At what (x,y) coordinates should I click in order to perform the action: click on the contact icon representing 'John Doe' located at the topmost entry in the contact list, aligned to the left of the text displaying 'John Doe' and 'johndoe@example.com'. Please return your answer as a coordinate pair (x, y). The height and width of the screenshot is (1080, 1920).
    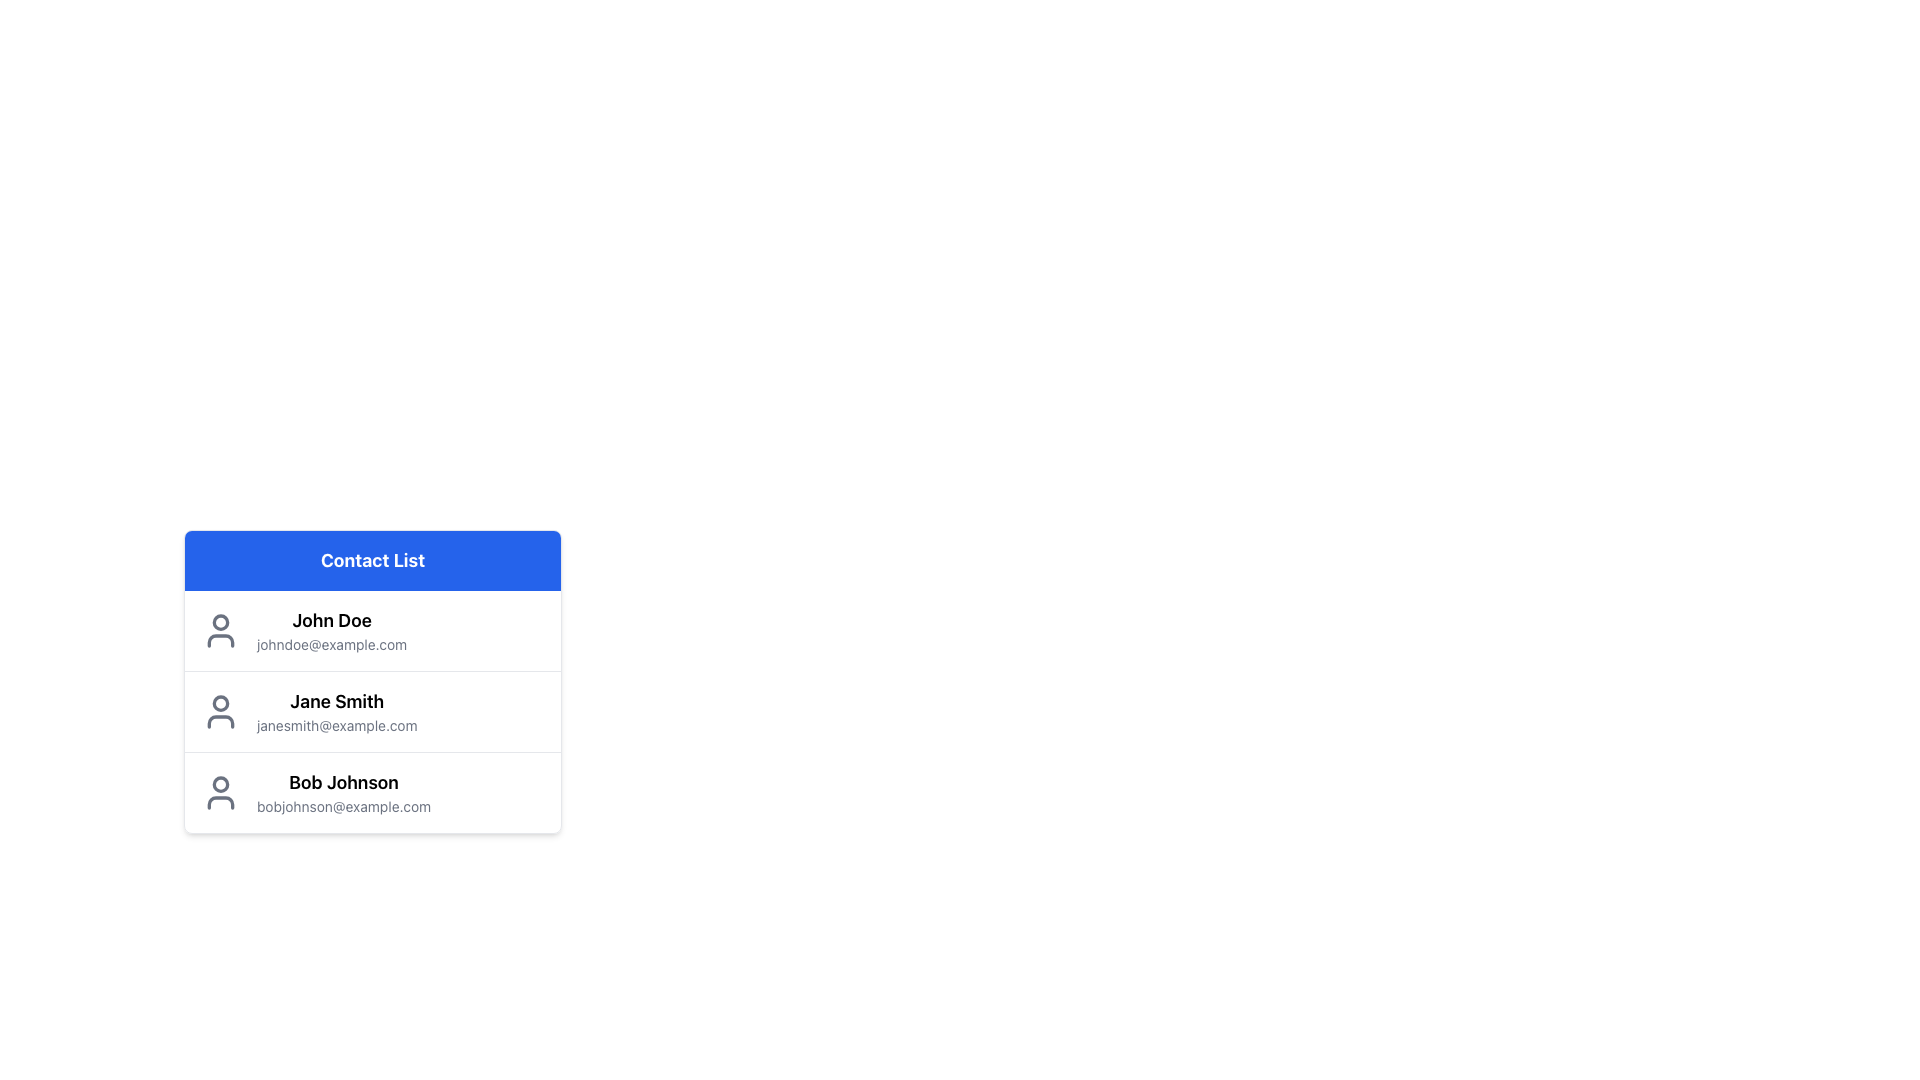
    Looking at the image, I should click on (220, 631).